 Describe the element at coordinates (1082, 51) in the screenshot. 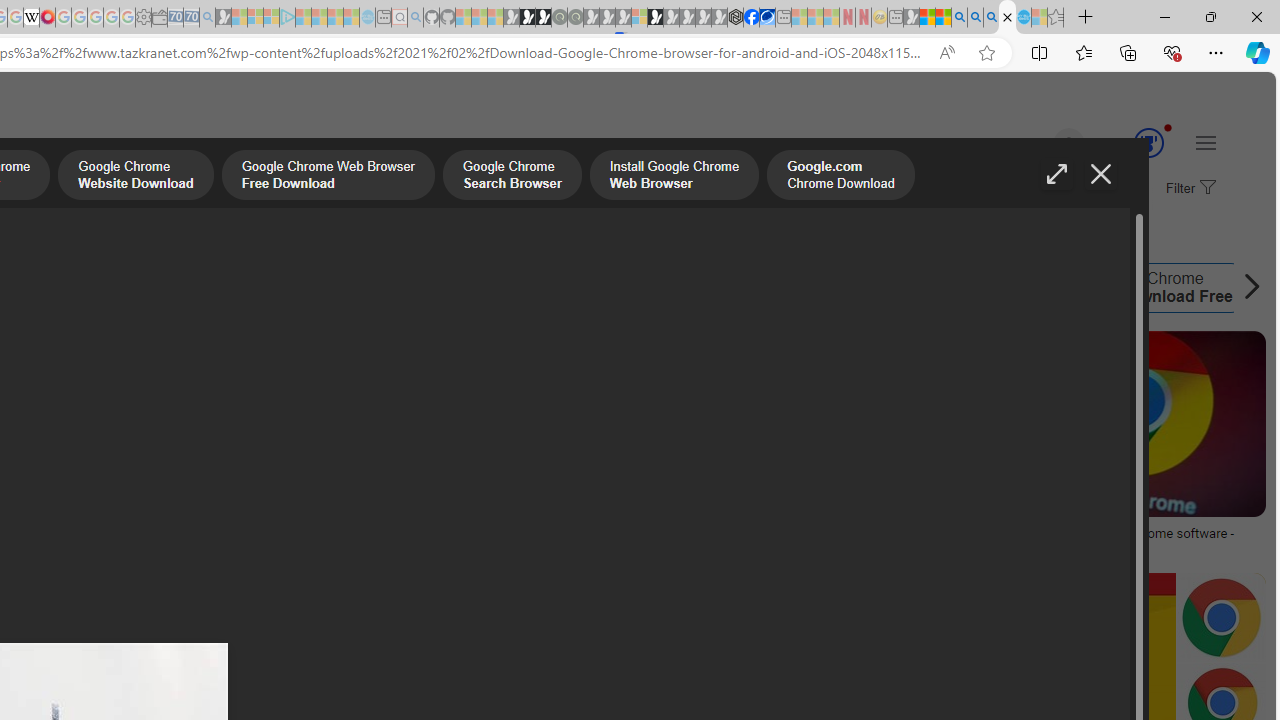

I see `'Favorites'` at that location.